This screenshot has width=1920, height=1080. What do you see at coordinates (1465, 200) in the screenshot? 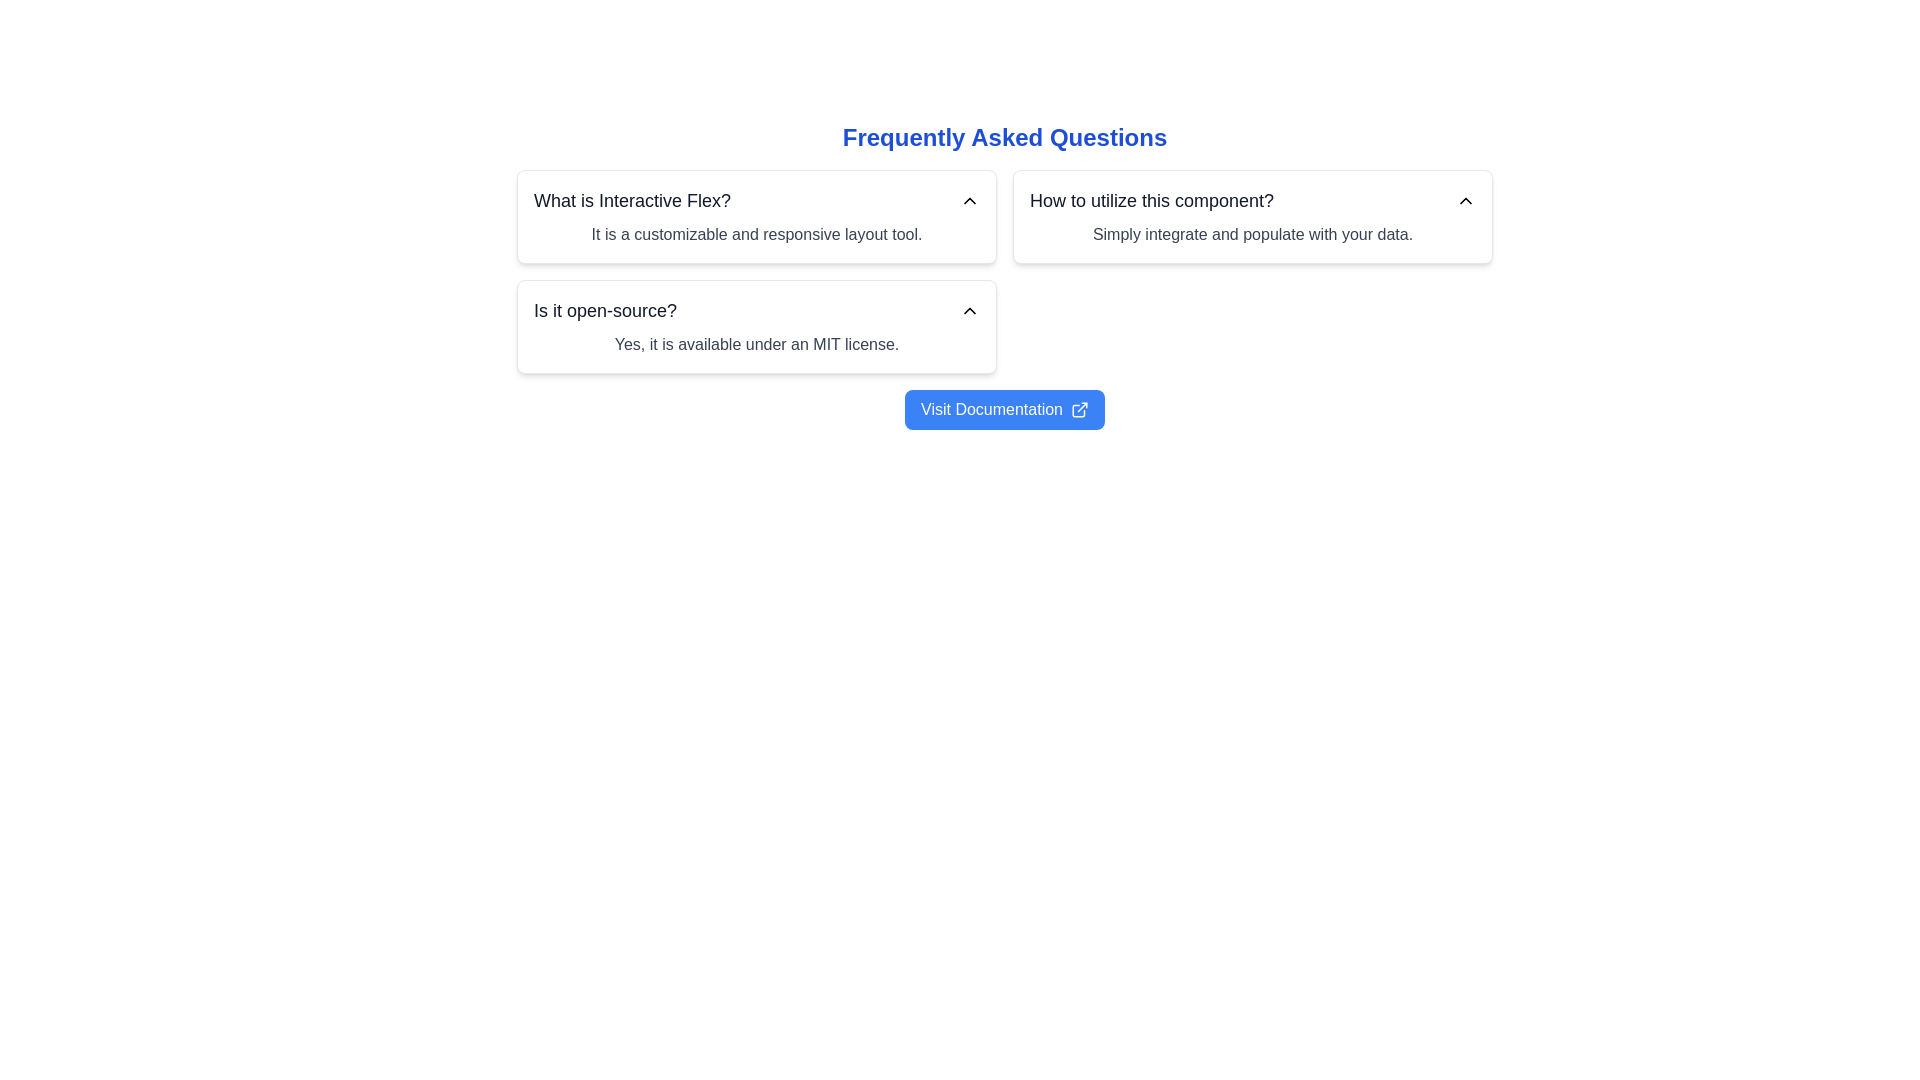
I see `the small upward-pointing chevron button located to the far right of the panel containing the question 'How to utilize this component?'` at bounding box center [1465, 200].